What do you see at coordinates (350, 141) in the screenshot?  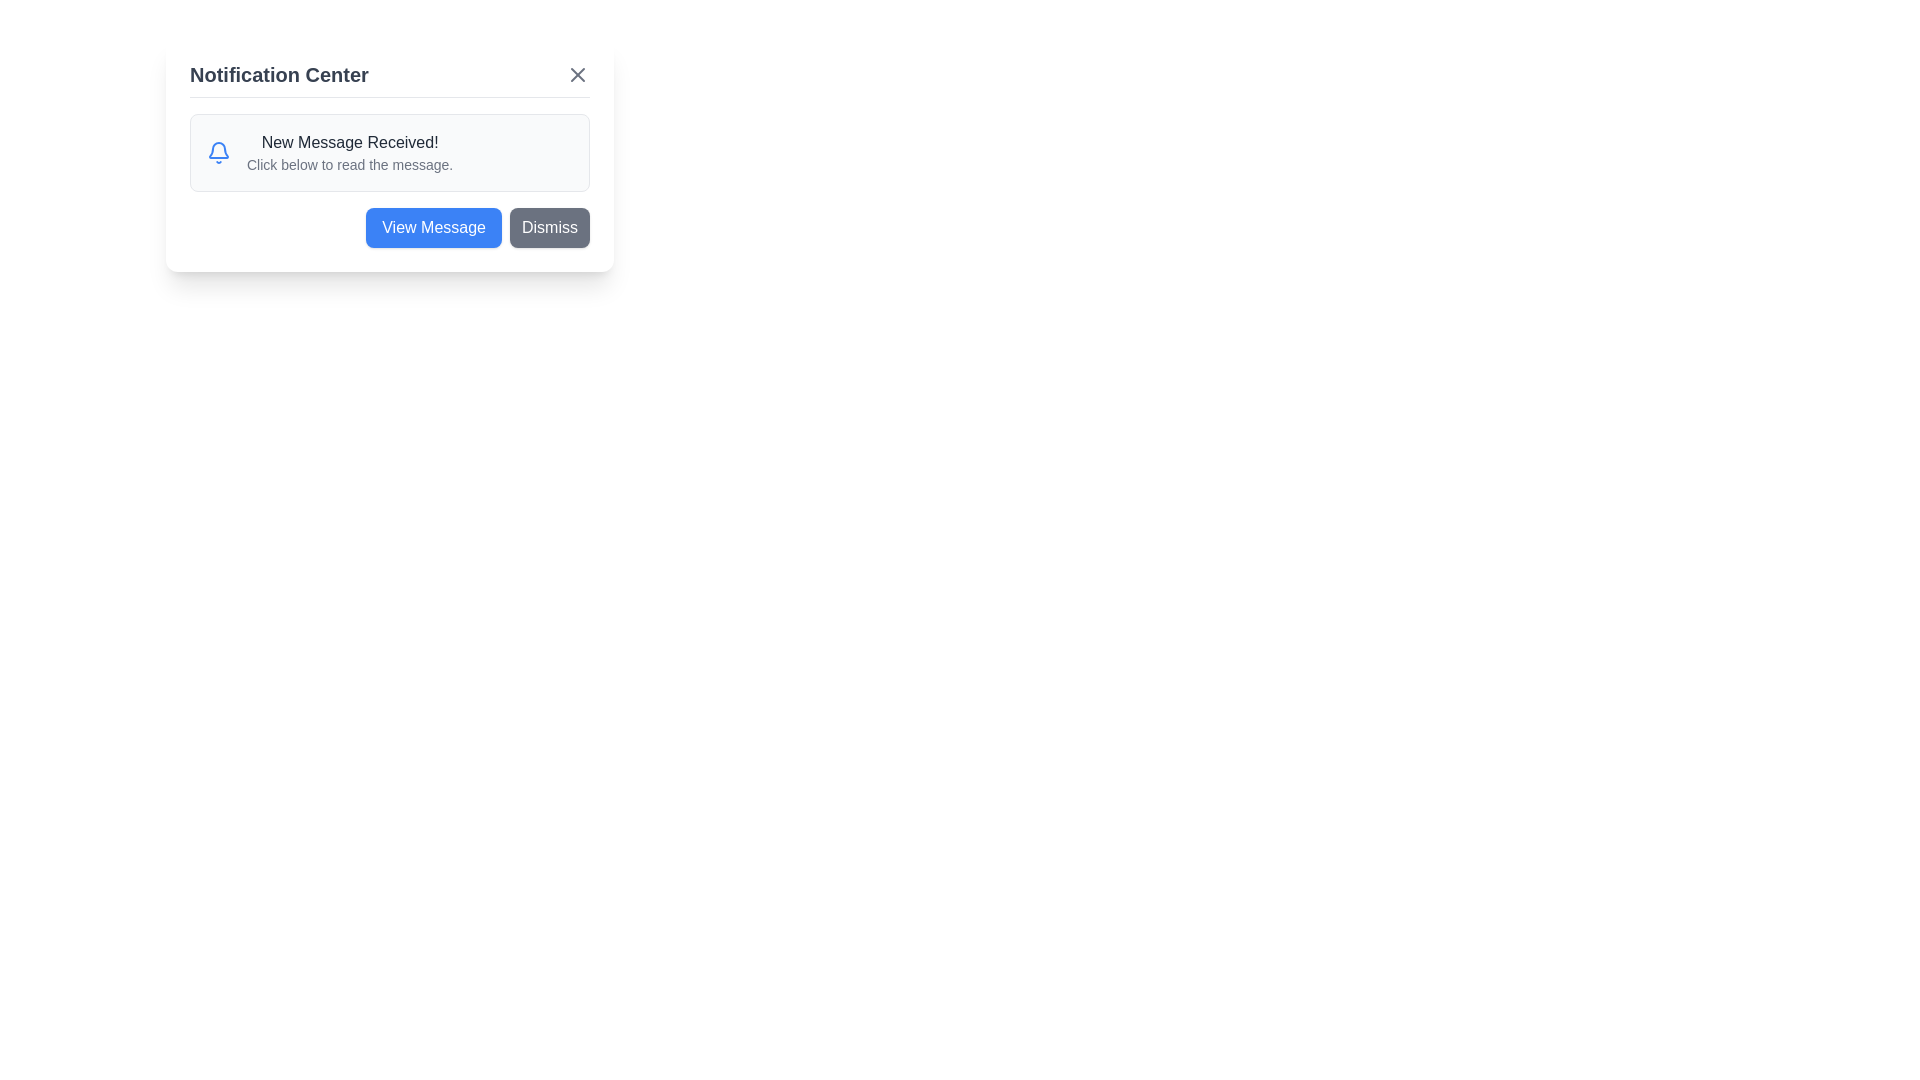 I see `the text label displaying 'New Message Received!' which is prominently placed within a notification box at the top, centered horizontally, and styled in bold dark gray font` at bounding box center [350, 141].